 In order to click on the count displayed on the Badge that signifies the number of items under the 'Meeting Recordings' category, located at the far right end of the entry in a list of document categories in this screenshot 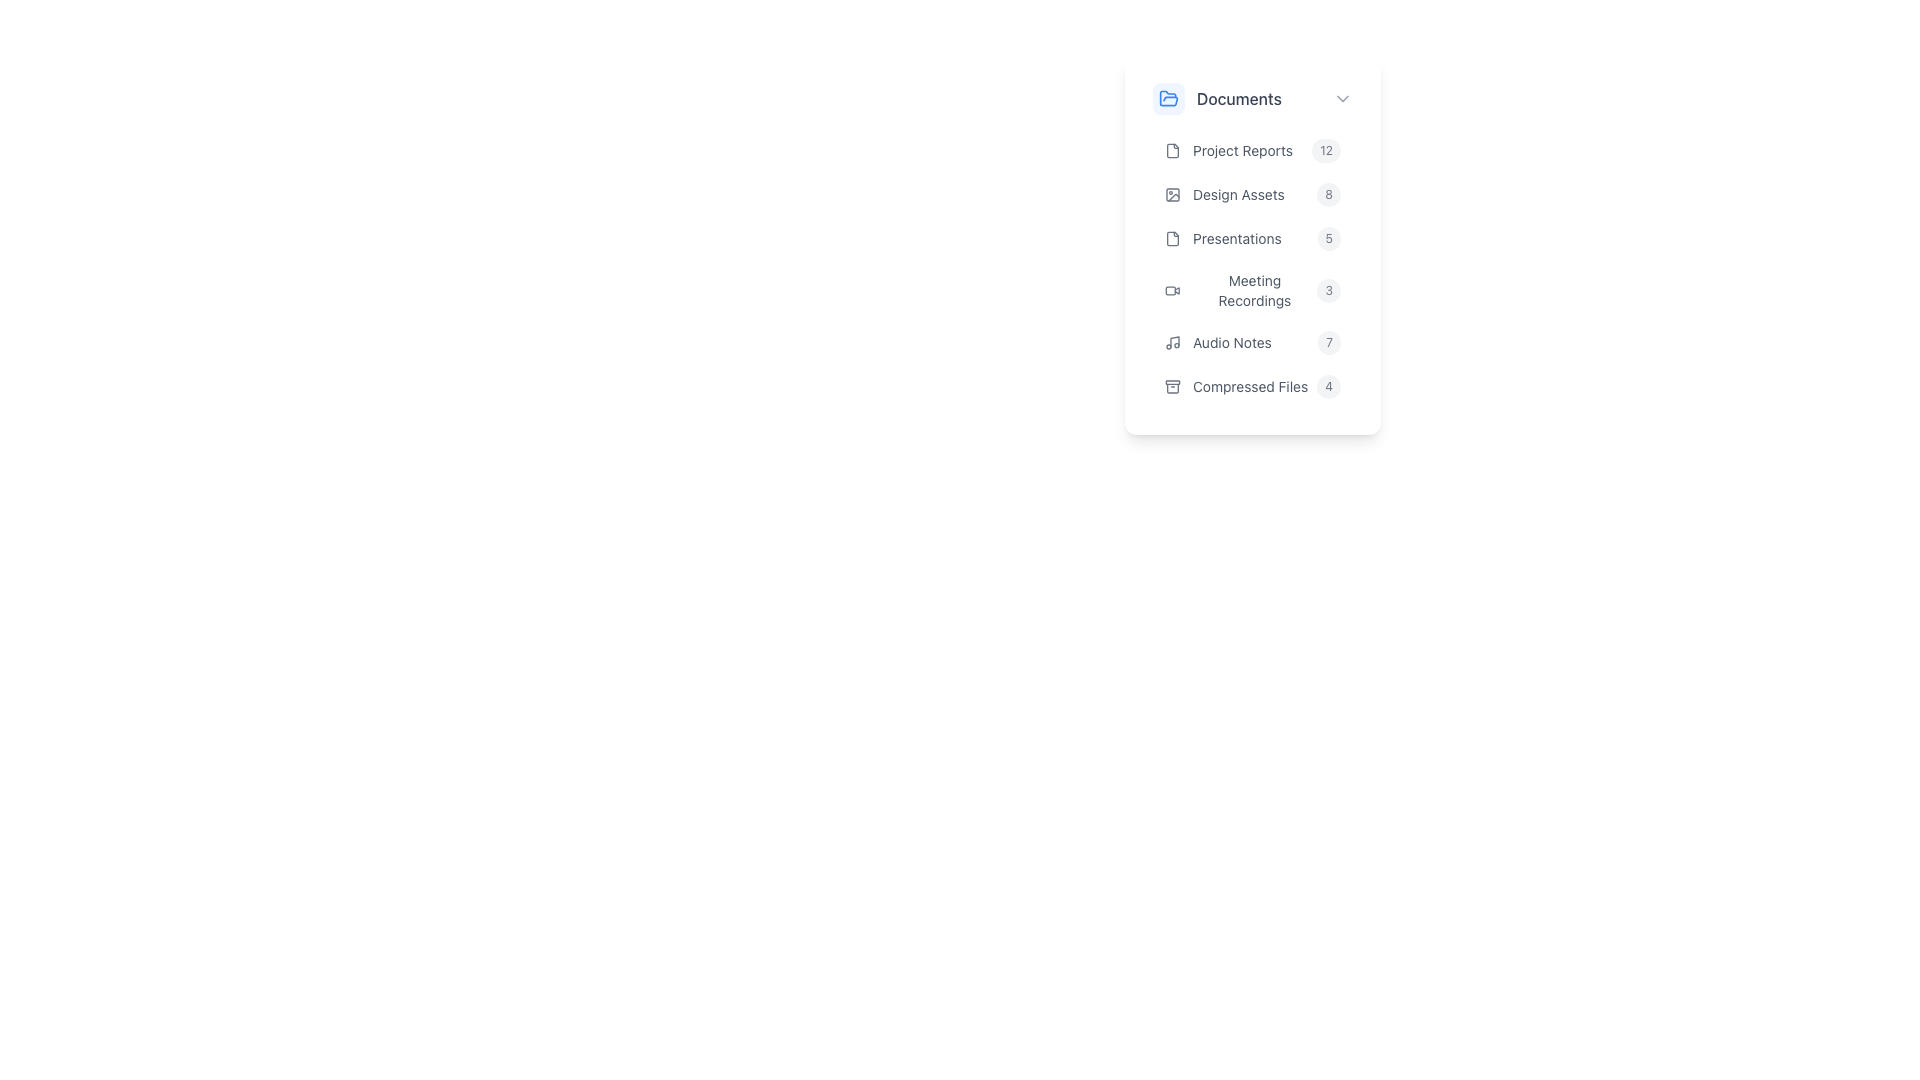, I will do `click(1329, 290)`.